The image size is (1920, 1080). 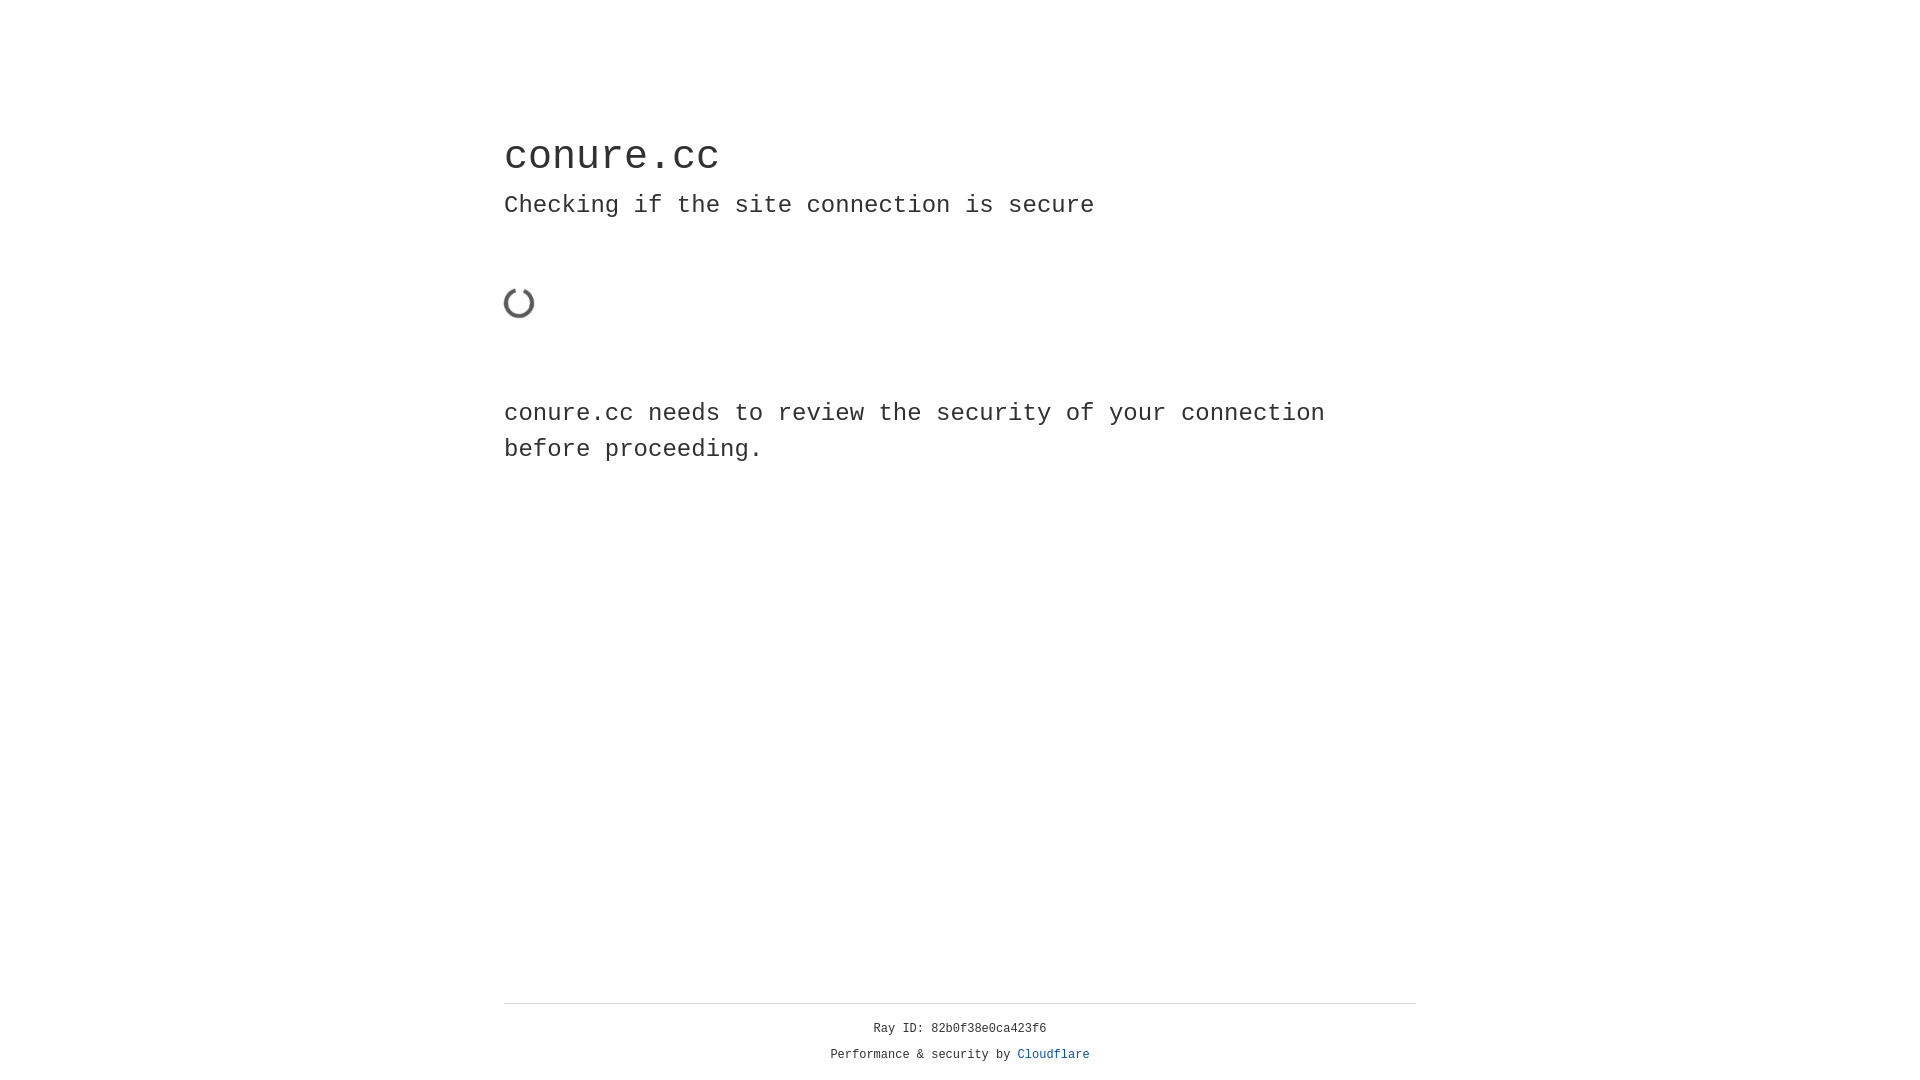 I want to click on 'Cloudflare', so click(x=1017, y=1054).